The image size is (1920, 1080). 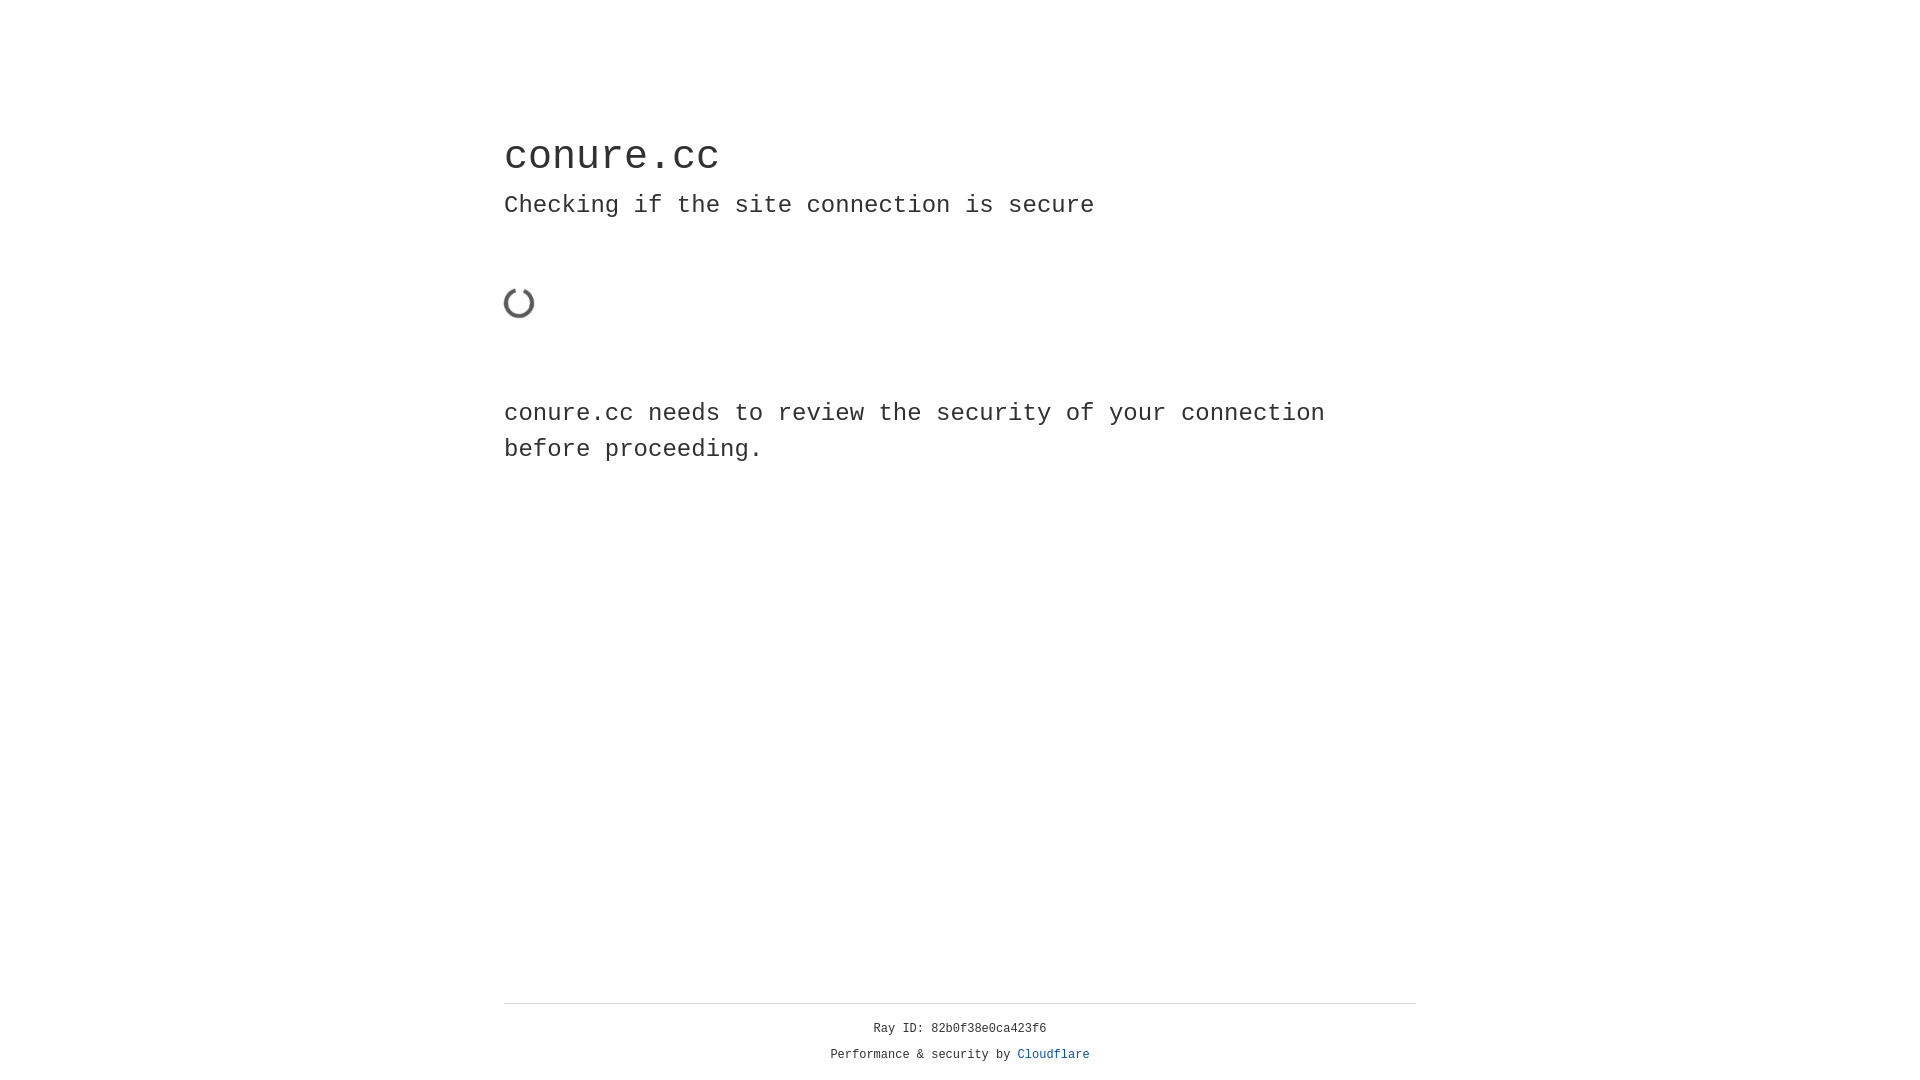 I want to click on 'Cloudflare', so click(x=1017, y=1054).